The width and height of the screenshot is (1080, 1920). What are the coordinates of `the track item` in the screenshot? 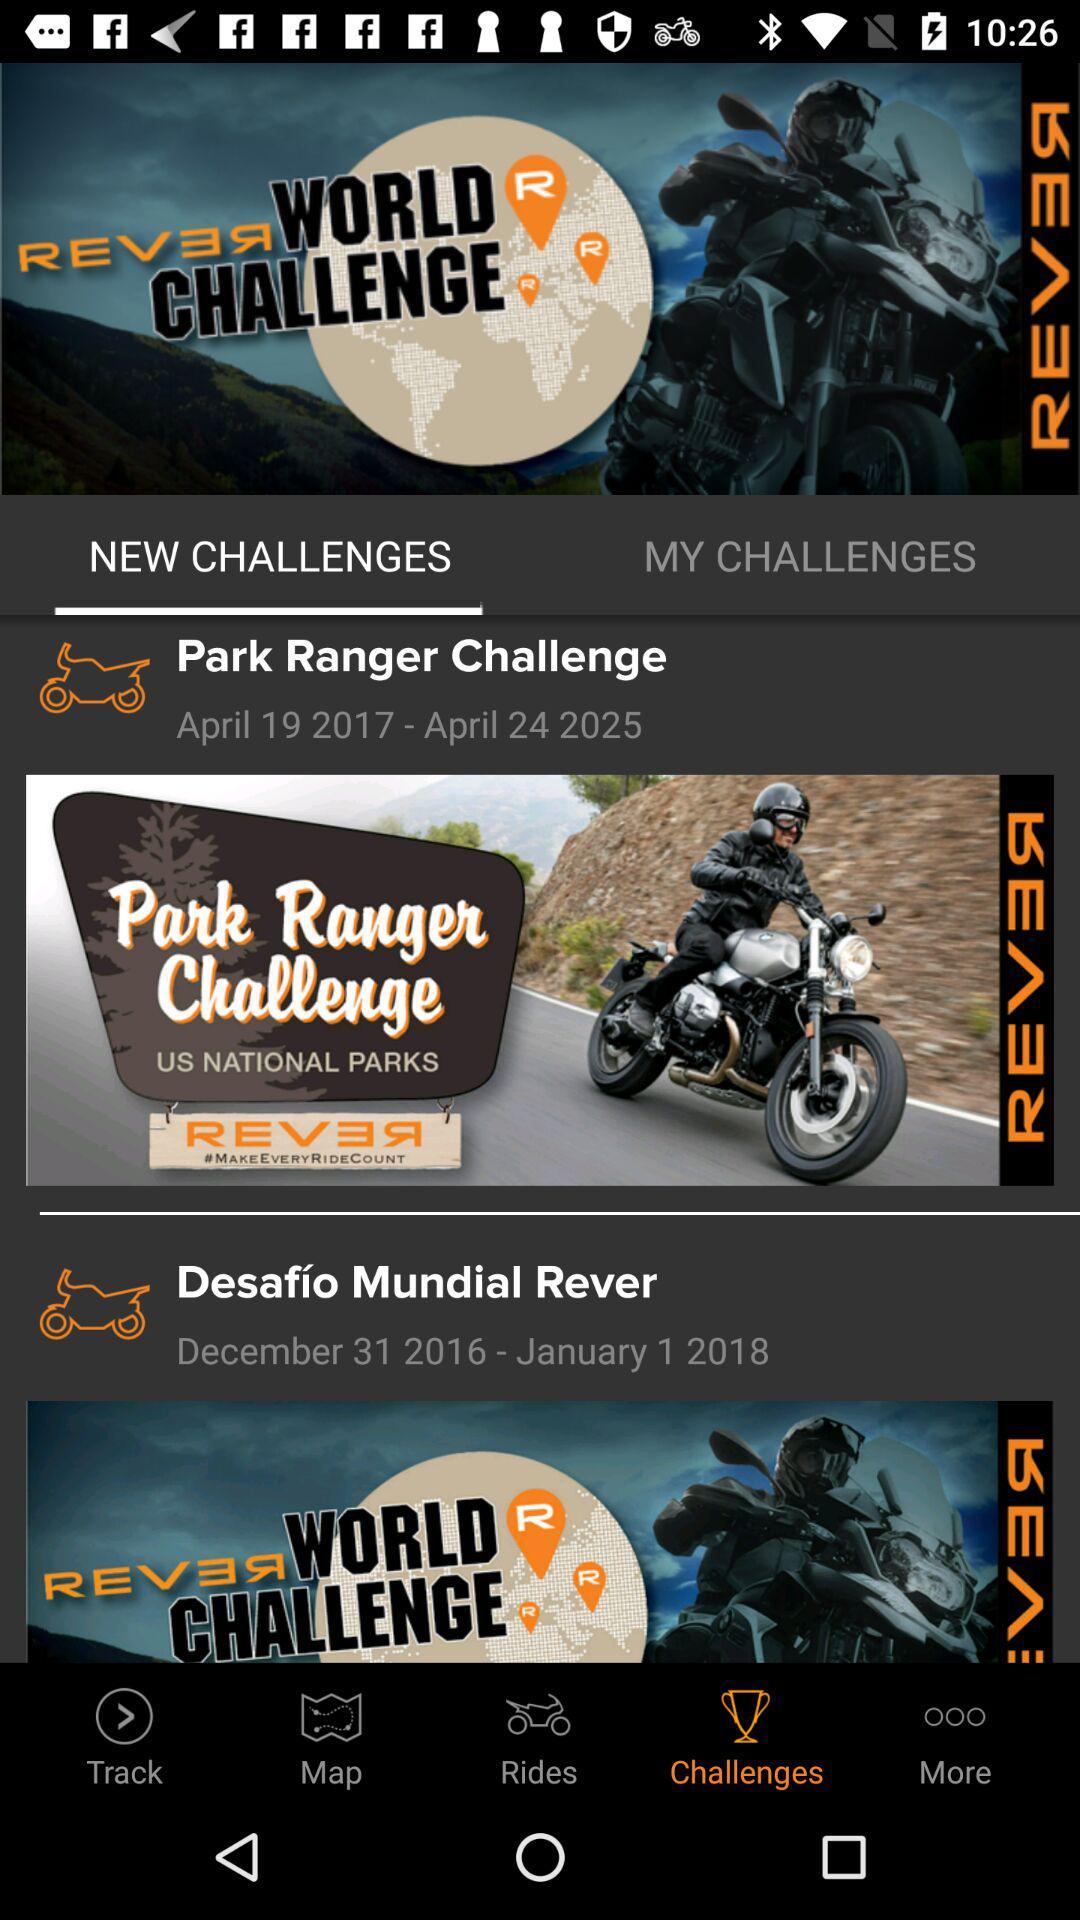 It's located at (124, 1731).